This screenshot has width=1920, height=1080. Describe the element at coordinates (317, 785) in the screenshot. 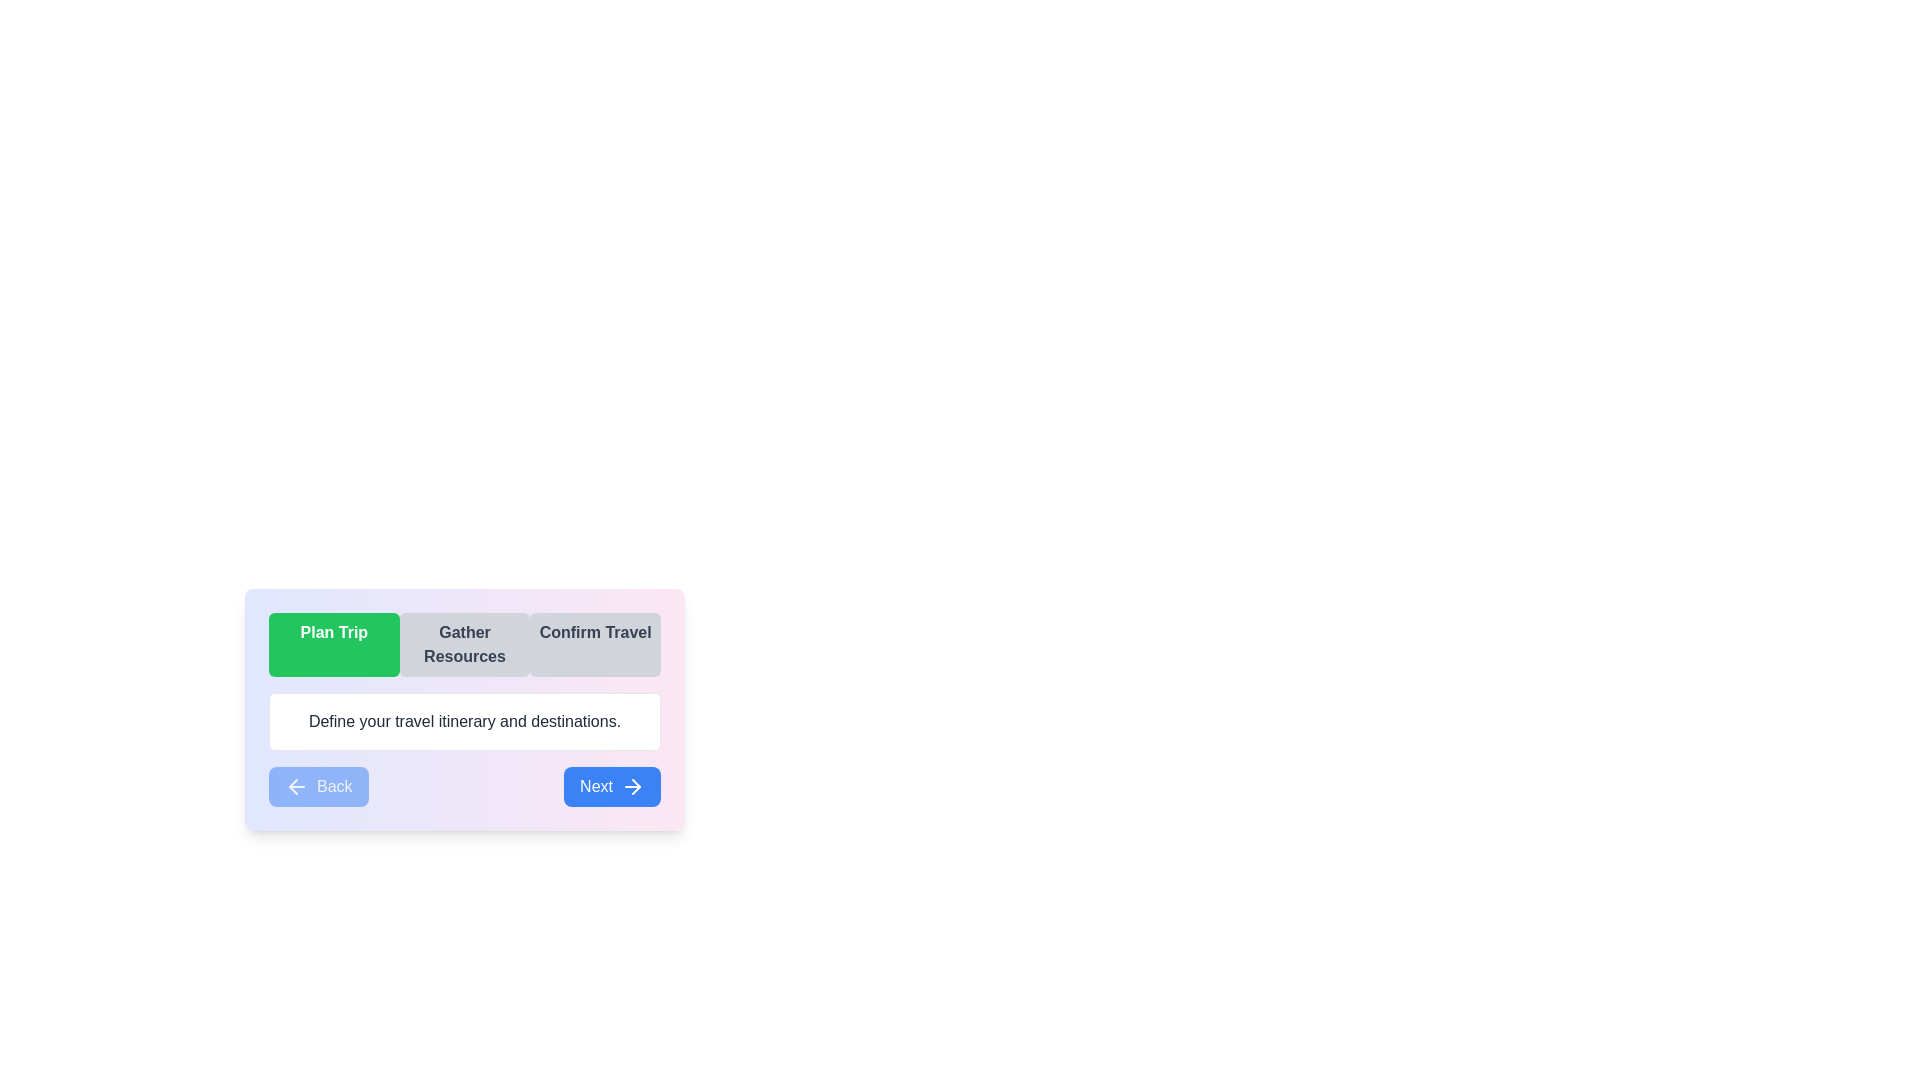

I see `the blue 'Back' button with a leftward arrow icon` at that location.